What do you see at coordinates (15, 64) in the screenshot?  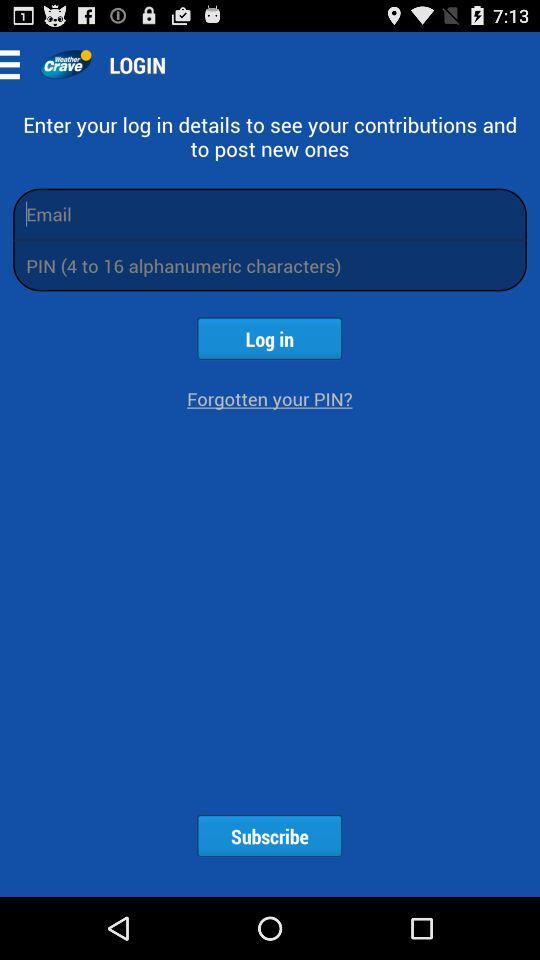 I see `more info` at bounding box center [15, 64].